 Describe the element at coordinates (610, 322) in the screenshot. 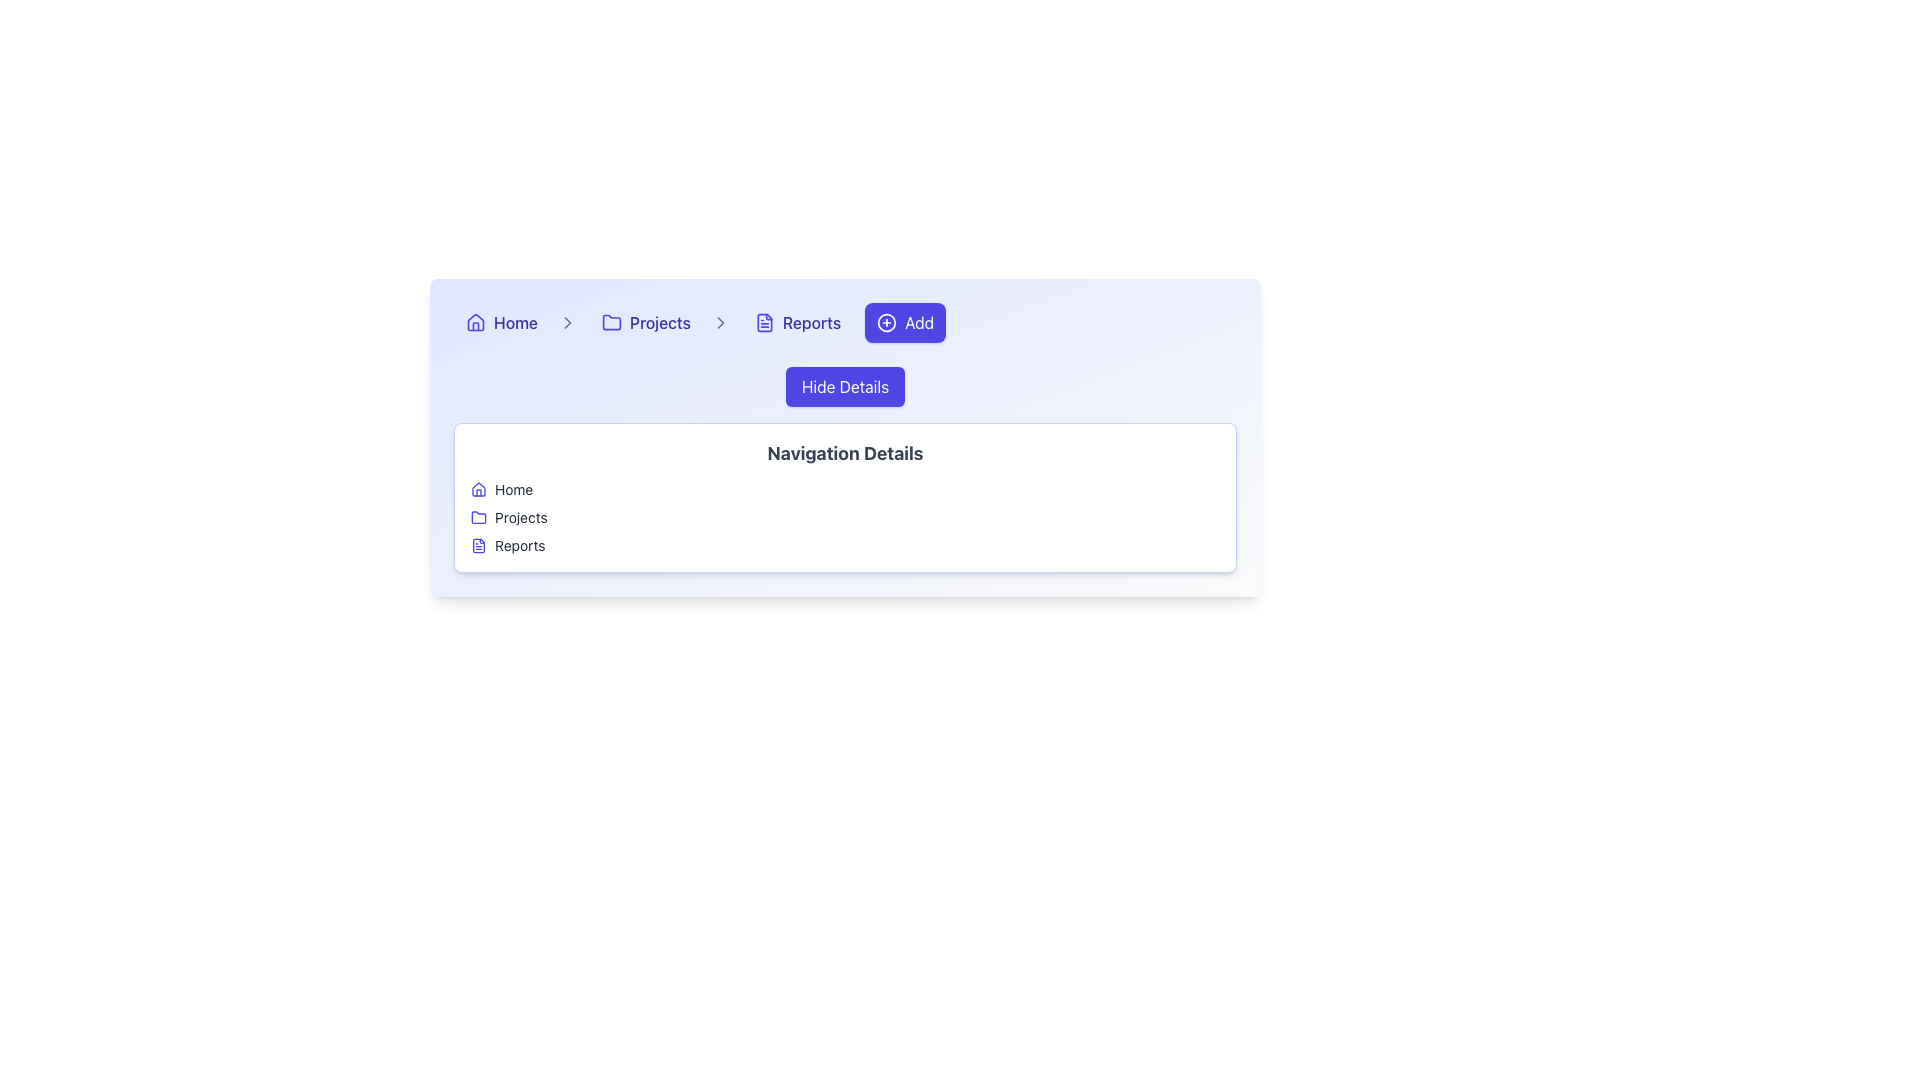

I see `the 'Projects' icon in the breadcrumb navigation` at that location.